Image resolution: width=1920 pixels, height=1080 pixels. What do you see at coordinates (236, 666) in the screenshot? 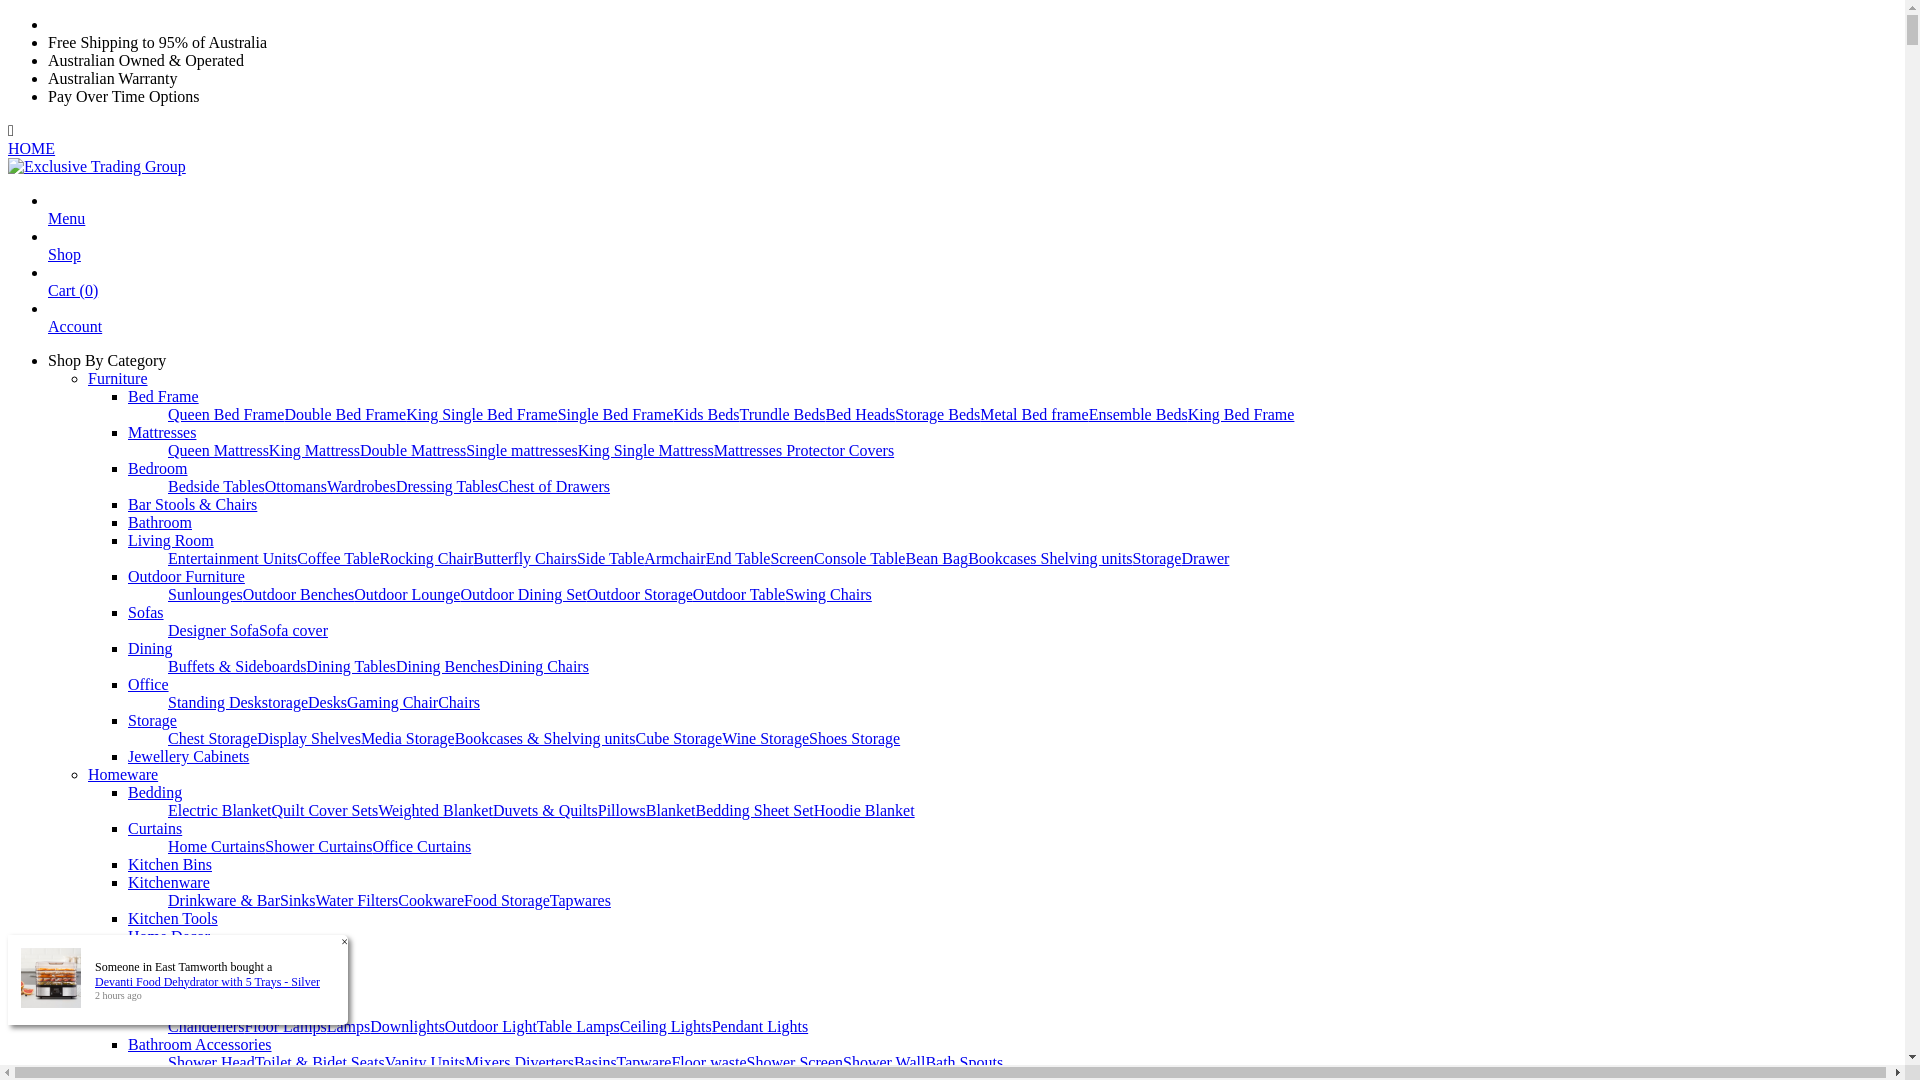
I see `'Buffets & Sideboards'` at bounding box center [236, 666].